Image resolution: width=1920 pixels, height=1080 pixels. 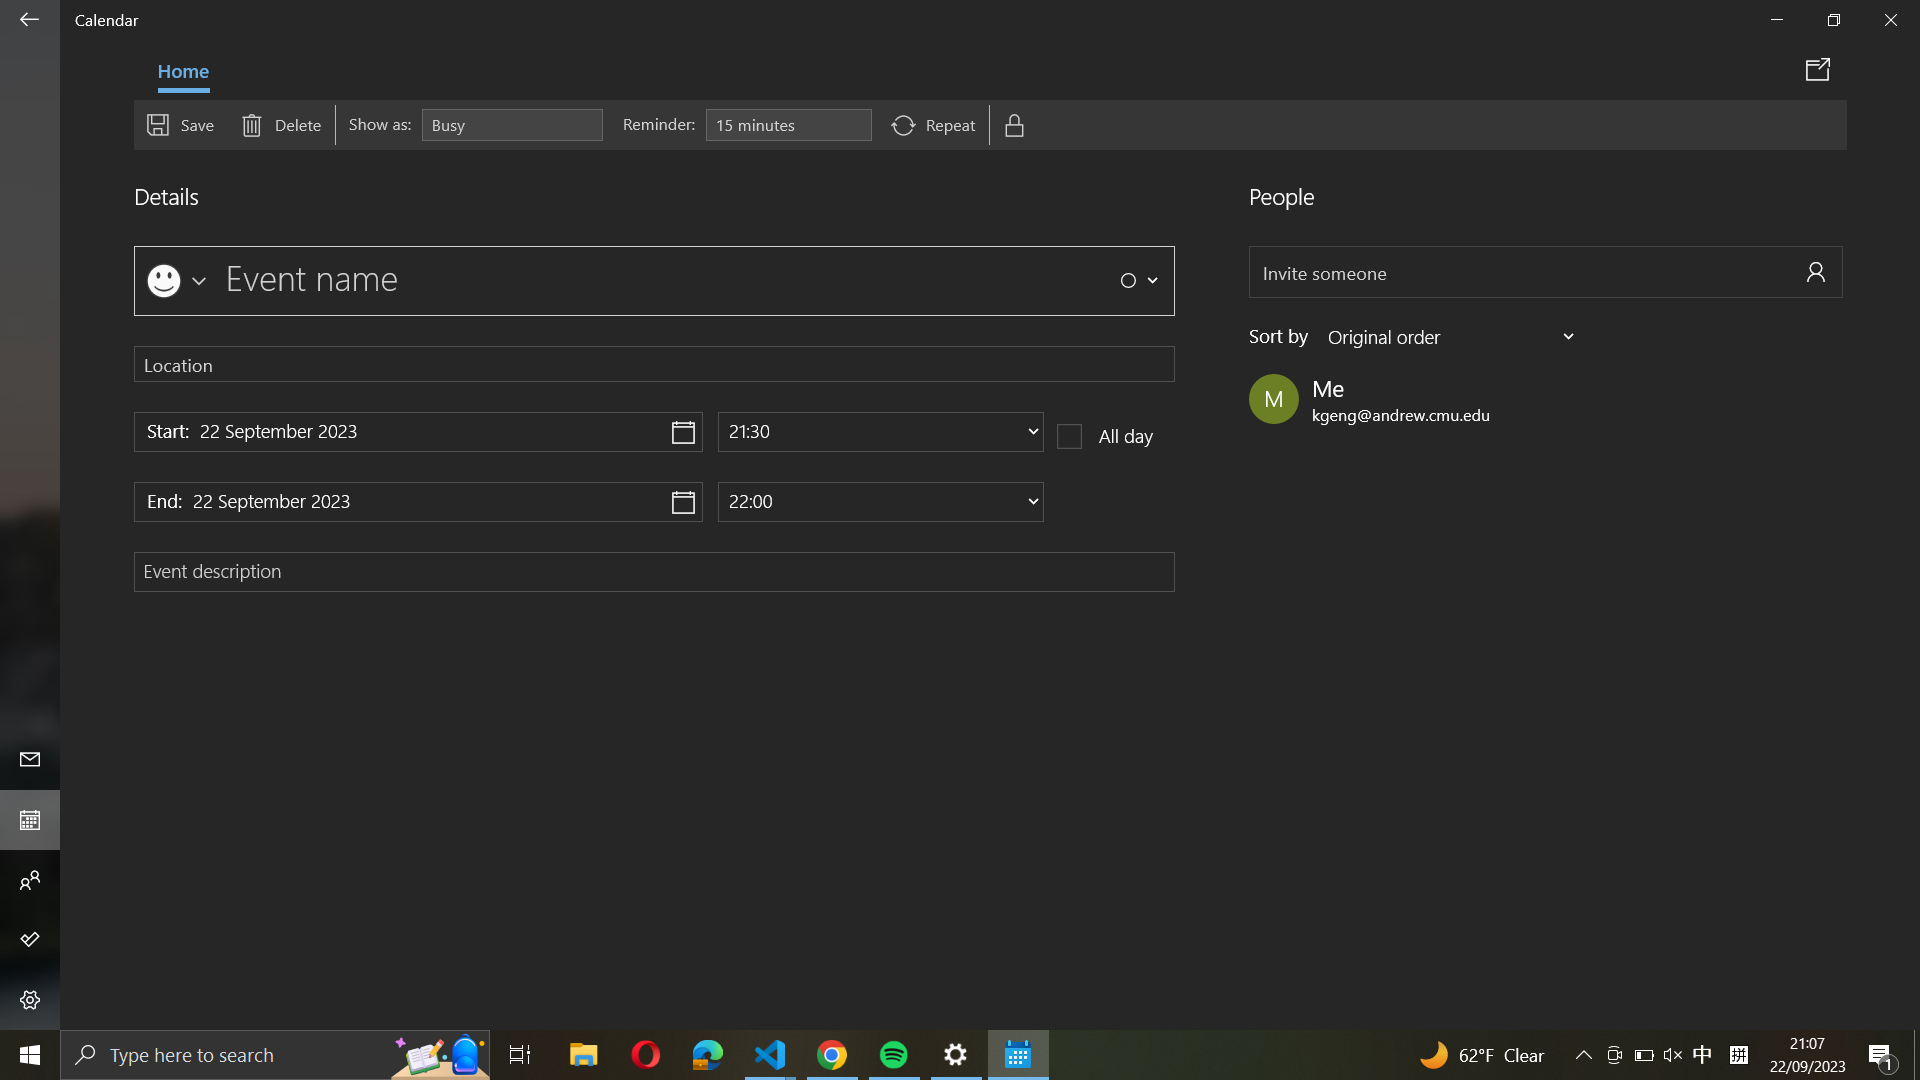 What do you see at coordinates (880, 500) in the screenshot?
I see `Update the closing time of the activity to 10 in the night` at bounding box center [880, 500].